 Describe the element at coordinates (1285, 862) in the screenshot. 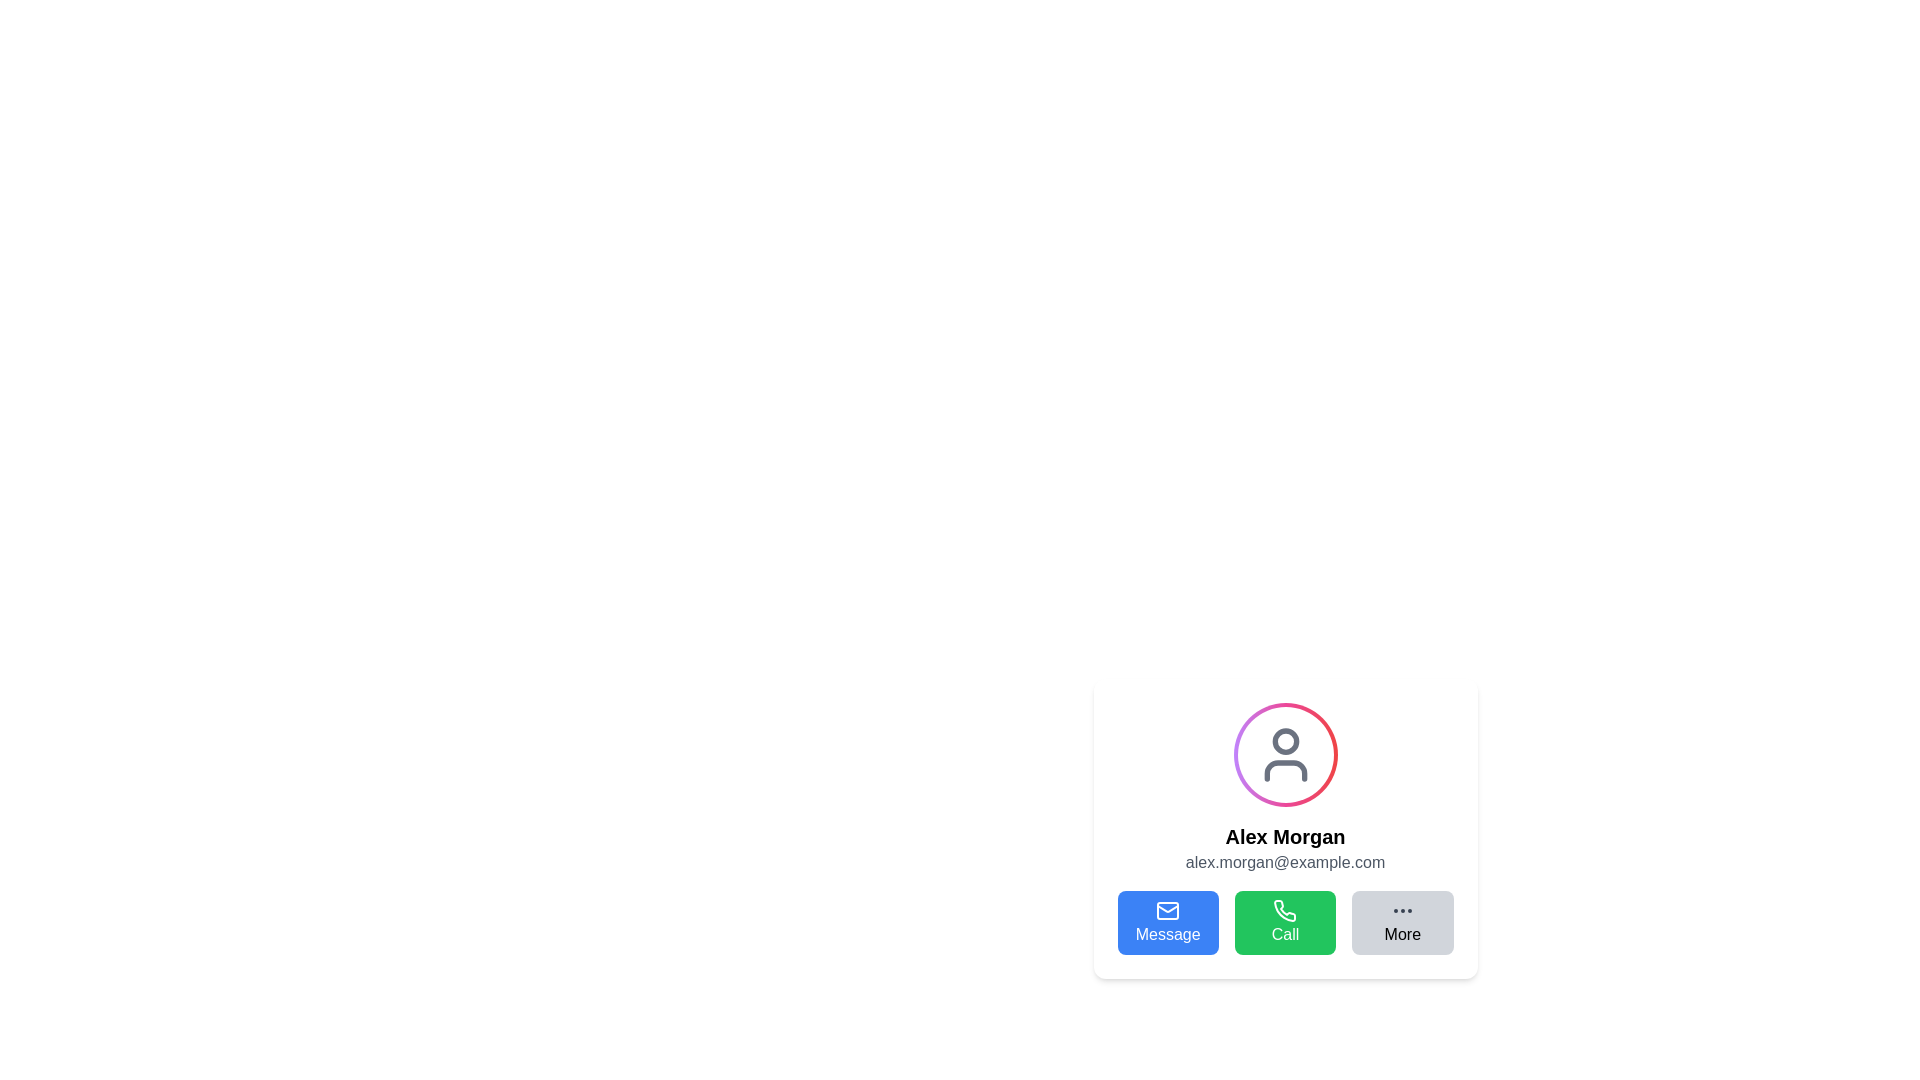

I see `the email address text element displayed under the title 'Alex Morgan', which provides contact information for the user identified as Alex Morgan` at that location.